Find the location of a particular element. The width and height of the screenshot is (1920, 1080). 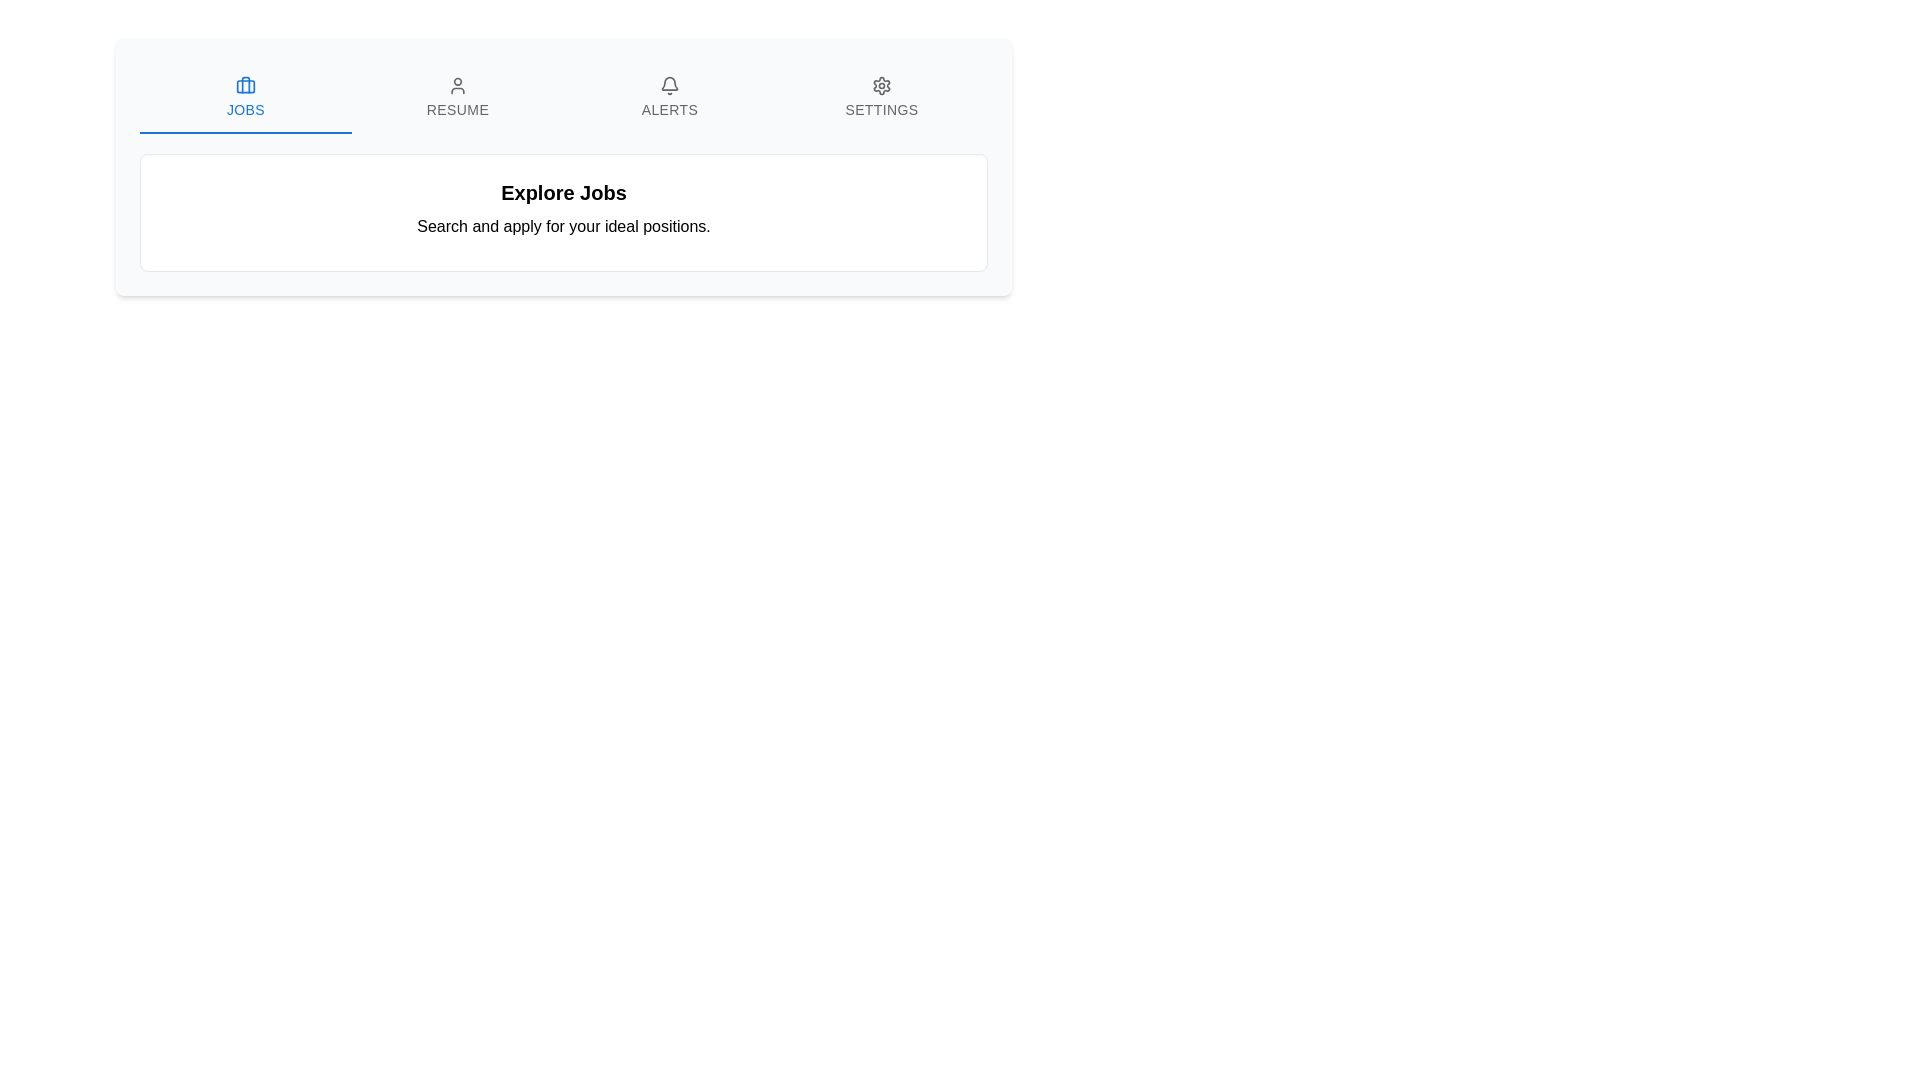

the 'Settings' icon is located at coordinates (881, 84).